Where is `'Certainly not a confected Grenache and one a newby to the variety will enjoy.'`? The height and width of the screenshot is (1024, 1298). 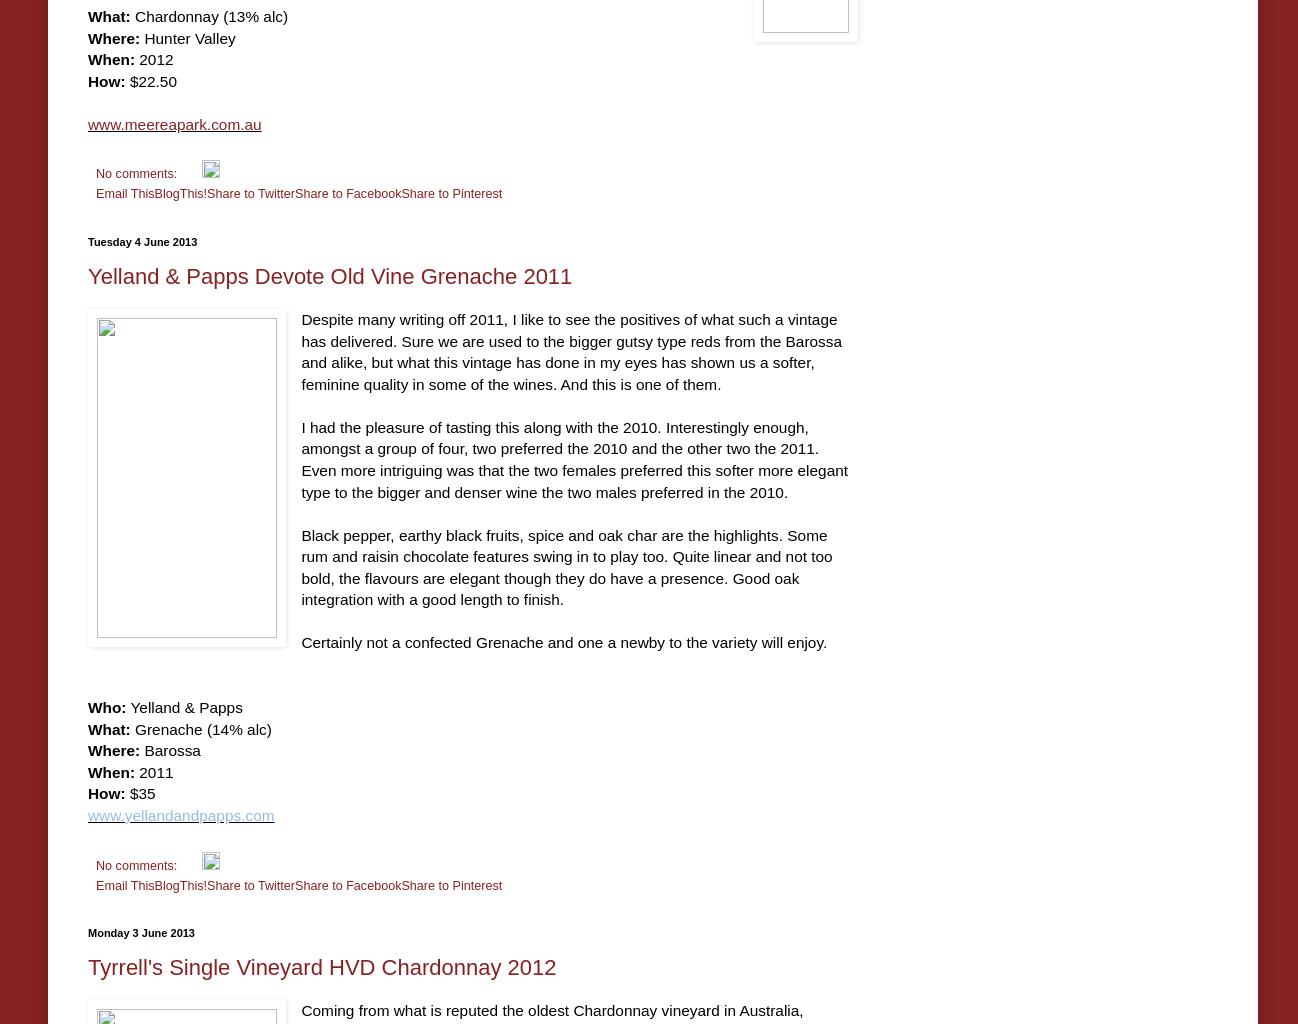
'Certainly not a confected Grenache and one a newby to the variety will enjoy.' is located at coordinates (562, 641).